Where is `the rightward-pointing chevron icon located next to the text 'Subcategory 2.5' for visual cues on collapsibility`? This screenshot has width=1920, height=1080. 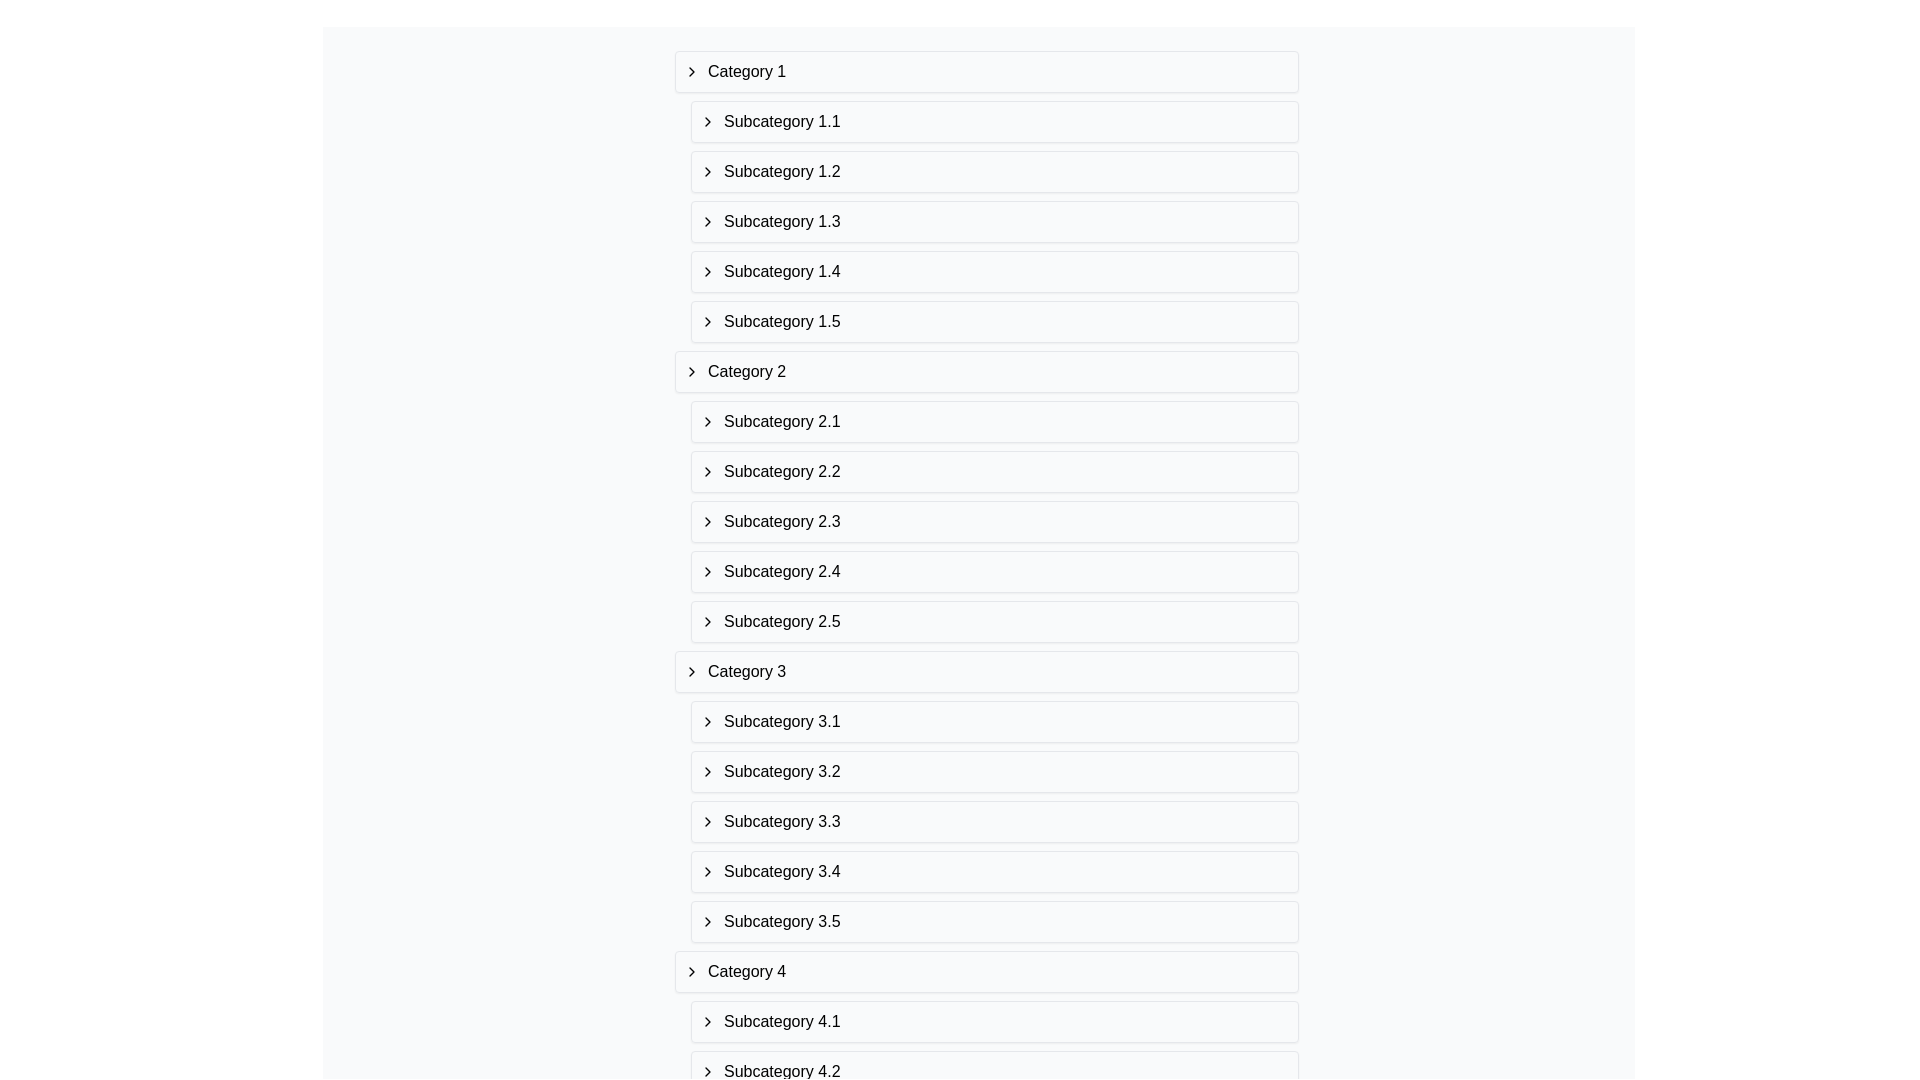 the rightward-pointing chevron icon located next to the text 'Subcategory 2.5' for visual cues on collapsibility is located at coordinates (708, 620).